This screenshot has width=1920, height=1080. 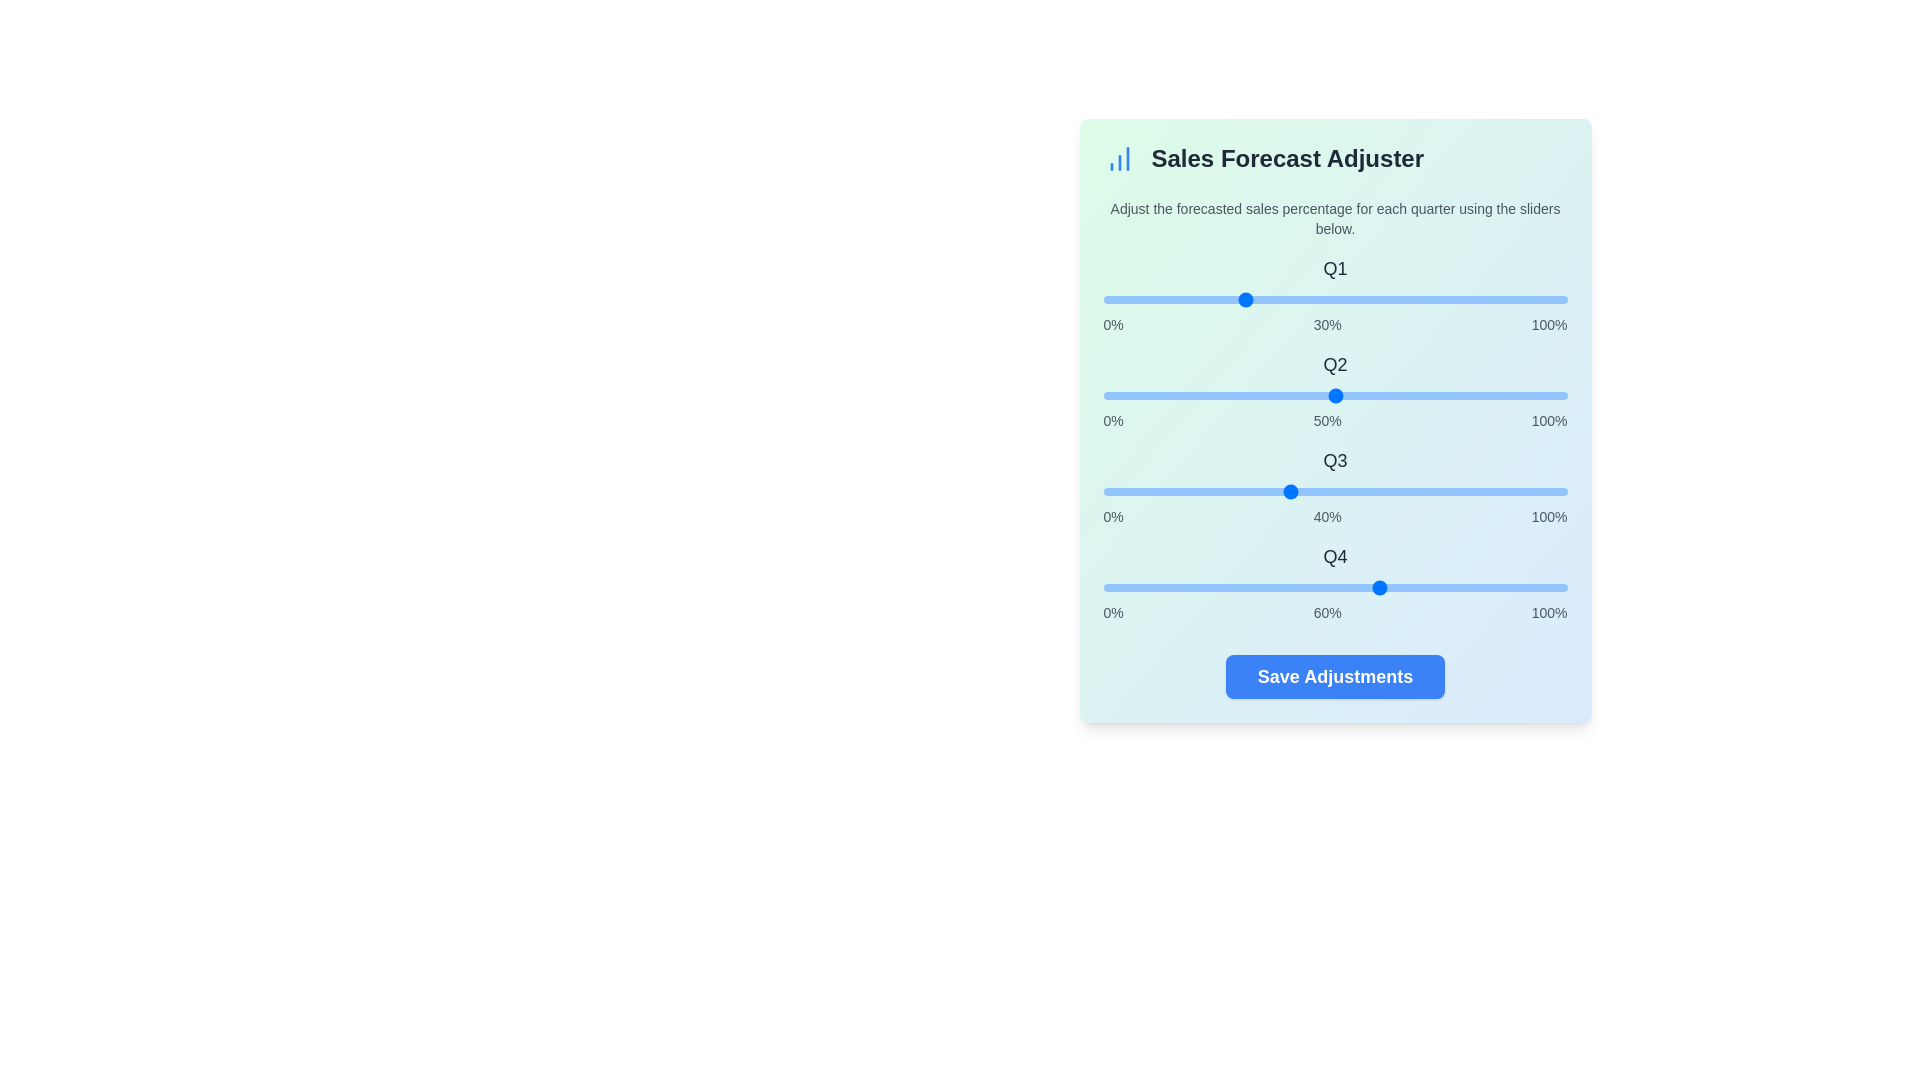 What do you see at coordinates (1307, 492) in the screenshot?
I see `the Q3 slider to 44%` at bounding box center [1307, 492].